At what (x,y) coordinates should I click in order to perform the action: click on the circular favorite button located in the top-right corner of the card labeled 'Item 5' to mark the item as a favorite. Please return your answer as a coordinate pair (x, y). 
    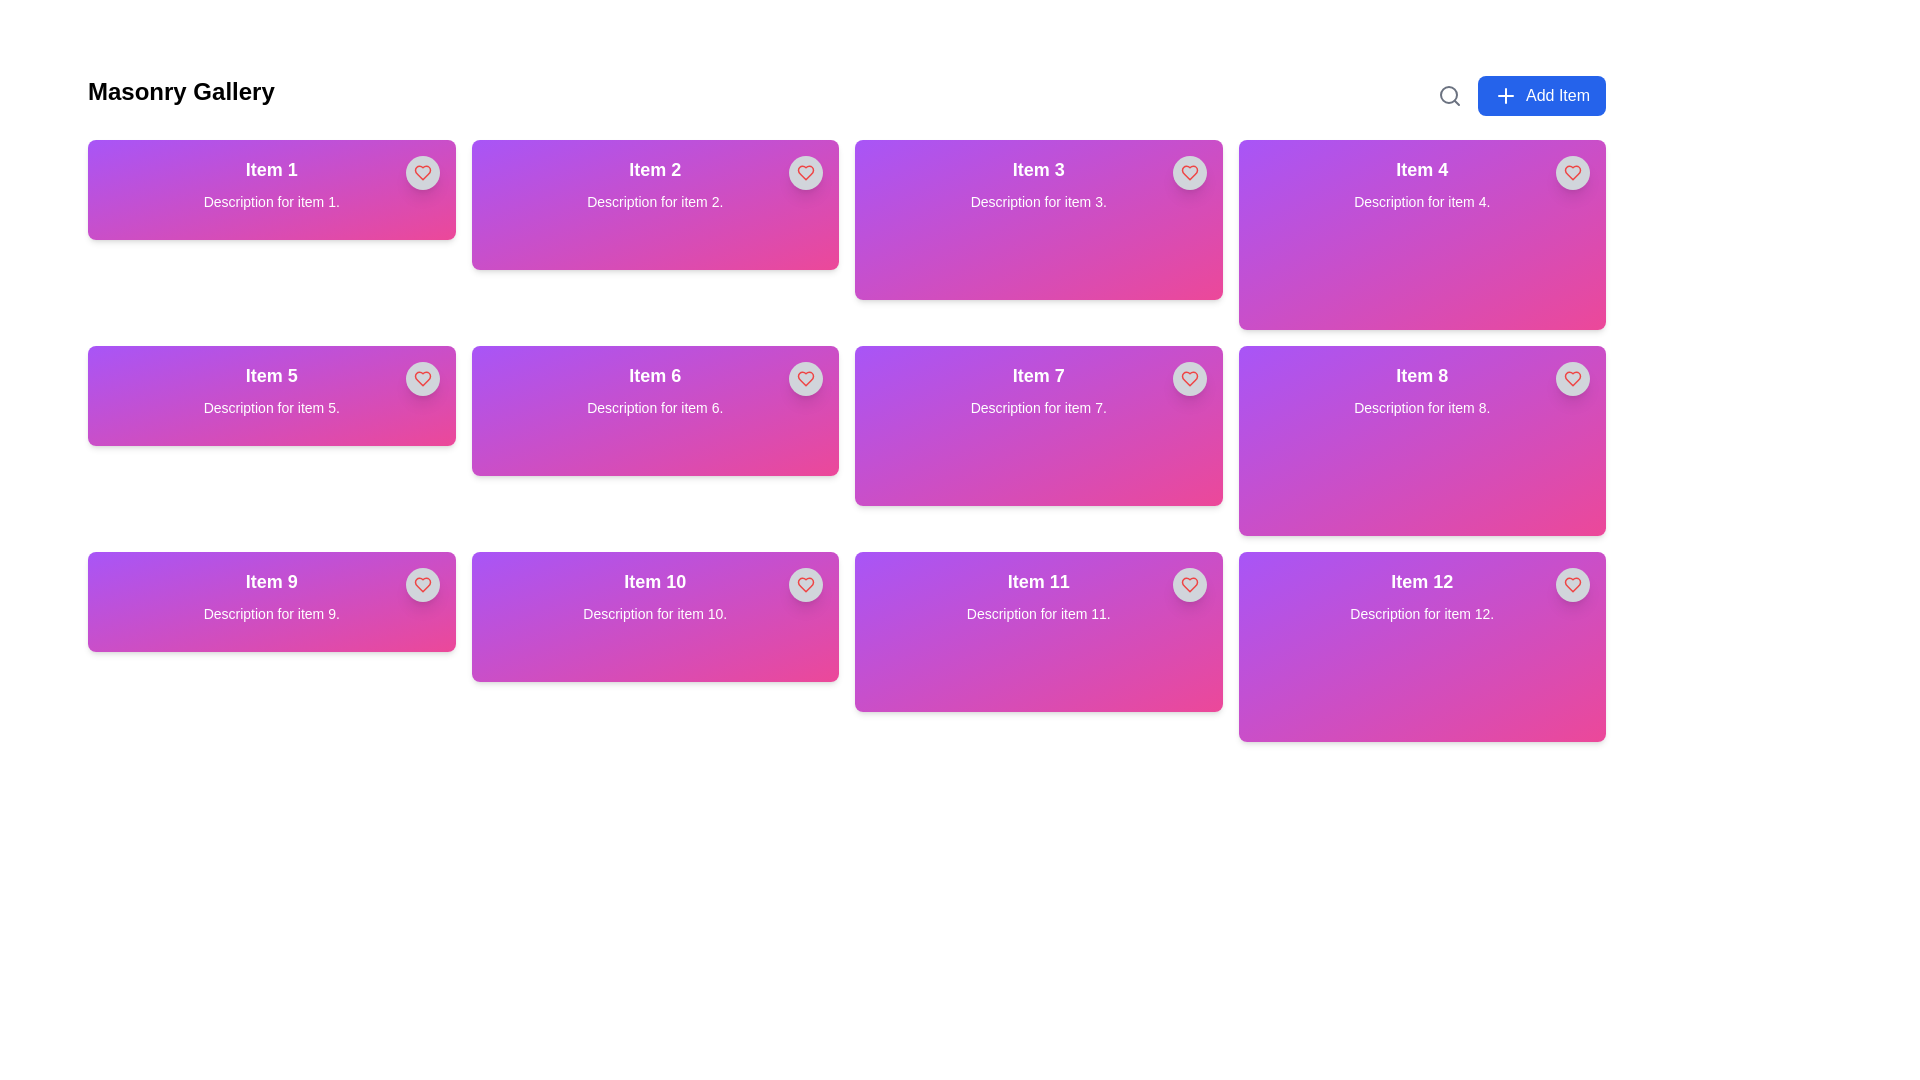
    Looking at the image, I should click on (421, 378).